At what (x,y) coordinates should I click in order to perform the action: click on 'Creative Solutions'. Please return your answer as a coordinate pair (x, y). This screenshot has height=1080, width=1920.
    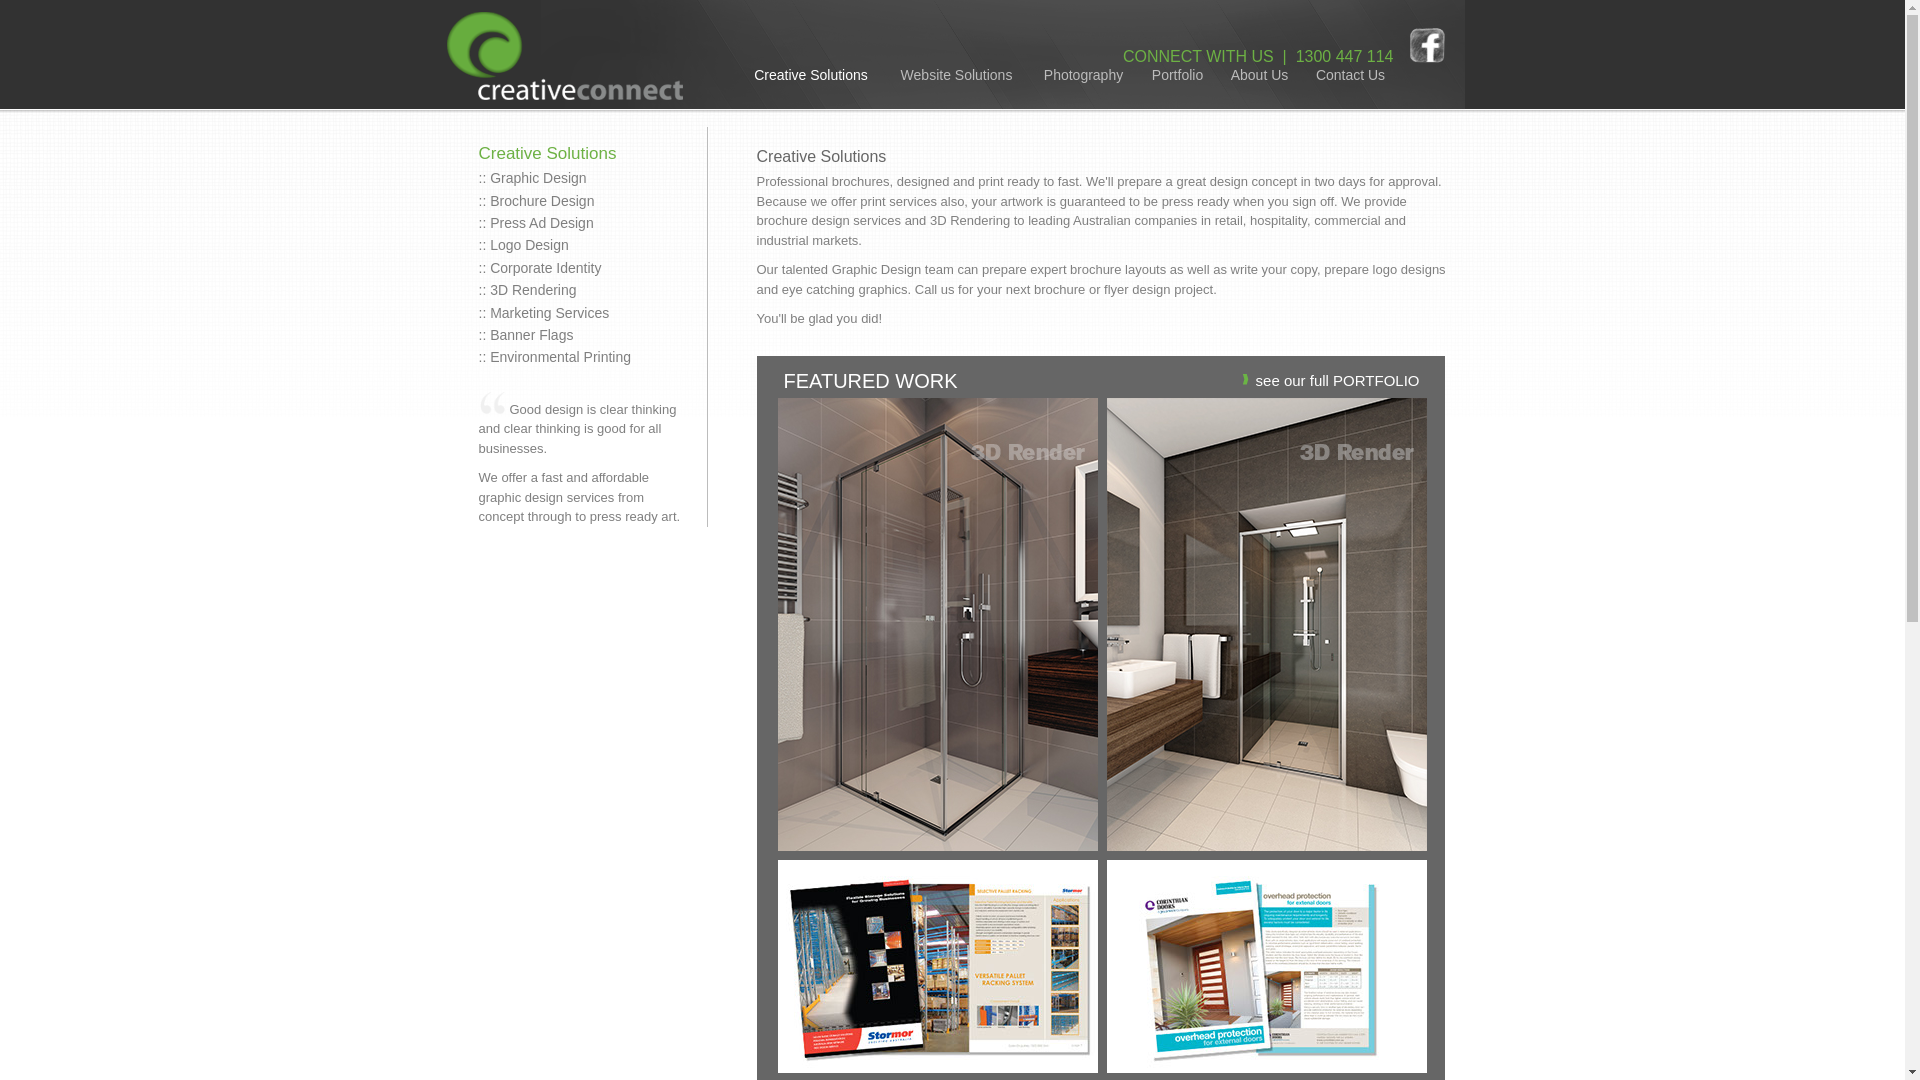
    Looking at the image, I should click on (811, 75).